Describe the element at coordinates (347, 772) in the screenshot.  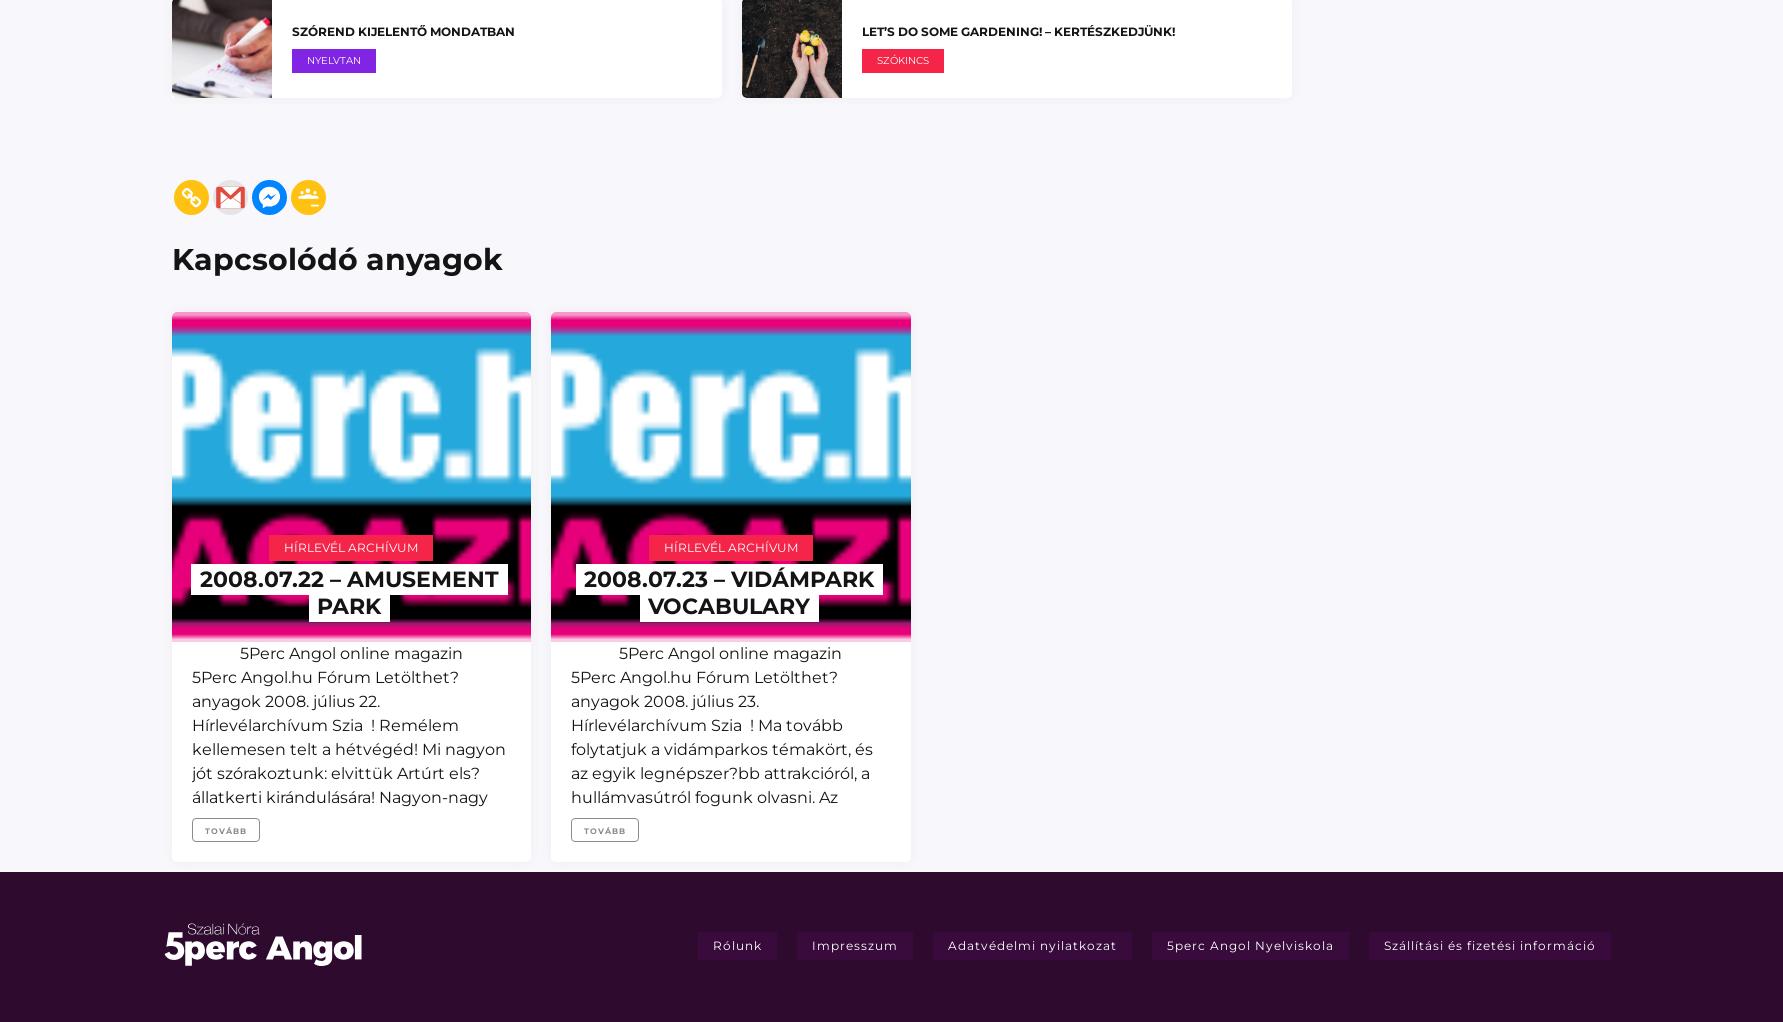
I see `'5Perc Angol online magazin 5Perc Angol.hu Fórum Letölthet? anyagok 2008. július 22. Hírlevélarchívum Szia  ! Remélem kellemesen telt a hétvégéd! Mi nagyon jót szórakoztunk: elvittük Artúrt els? állatkerti kirándulására! Nagyon-nagy élmény volt mind a hármunknak! Legjobban a fókák tetszettek neki, ahogy úsztak mellette, meg a feje felett. Készítettem is'` at that location.